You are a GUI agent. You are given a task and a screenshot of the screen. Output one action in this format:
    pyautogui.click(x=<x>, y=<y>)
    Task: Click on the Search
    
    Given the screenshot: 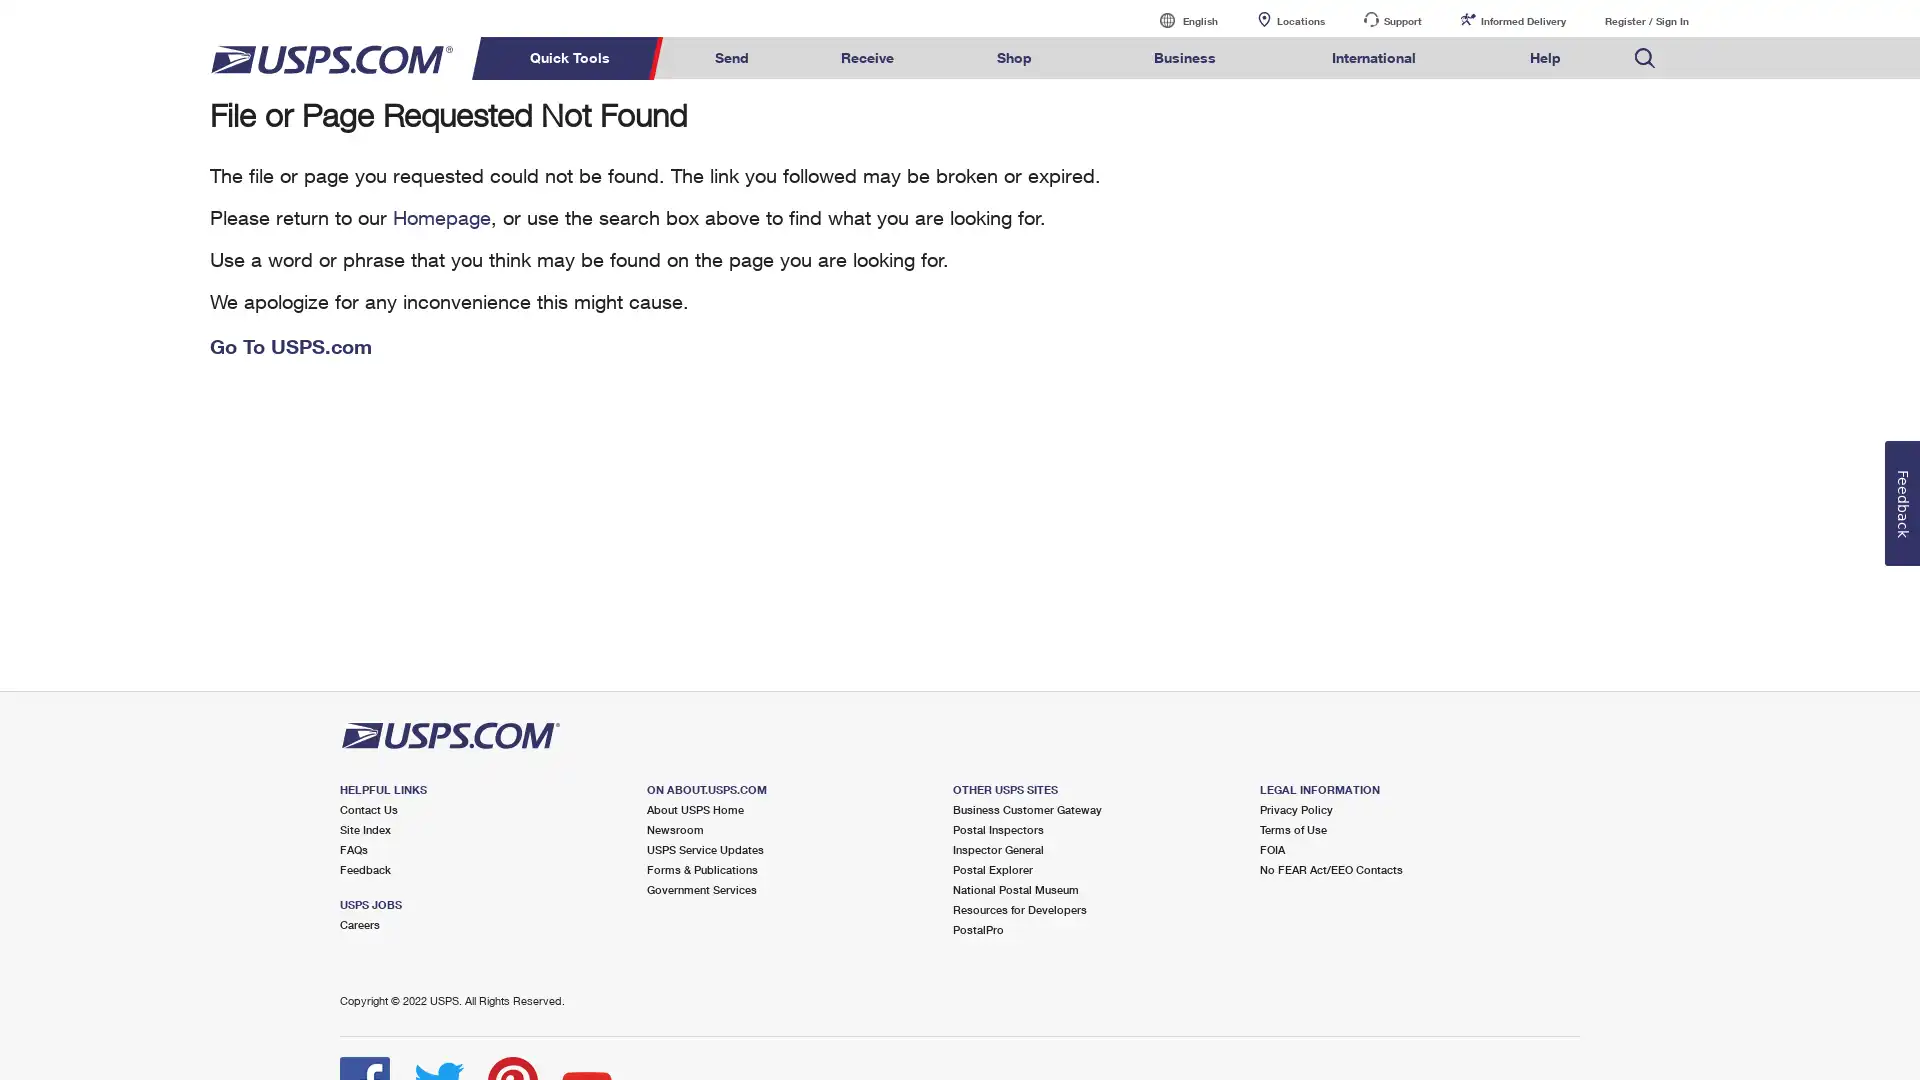 What is the action you would take?
    pyautogui.click(x=1386, y=504)
    